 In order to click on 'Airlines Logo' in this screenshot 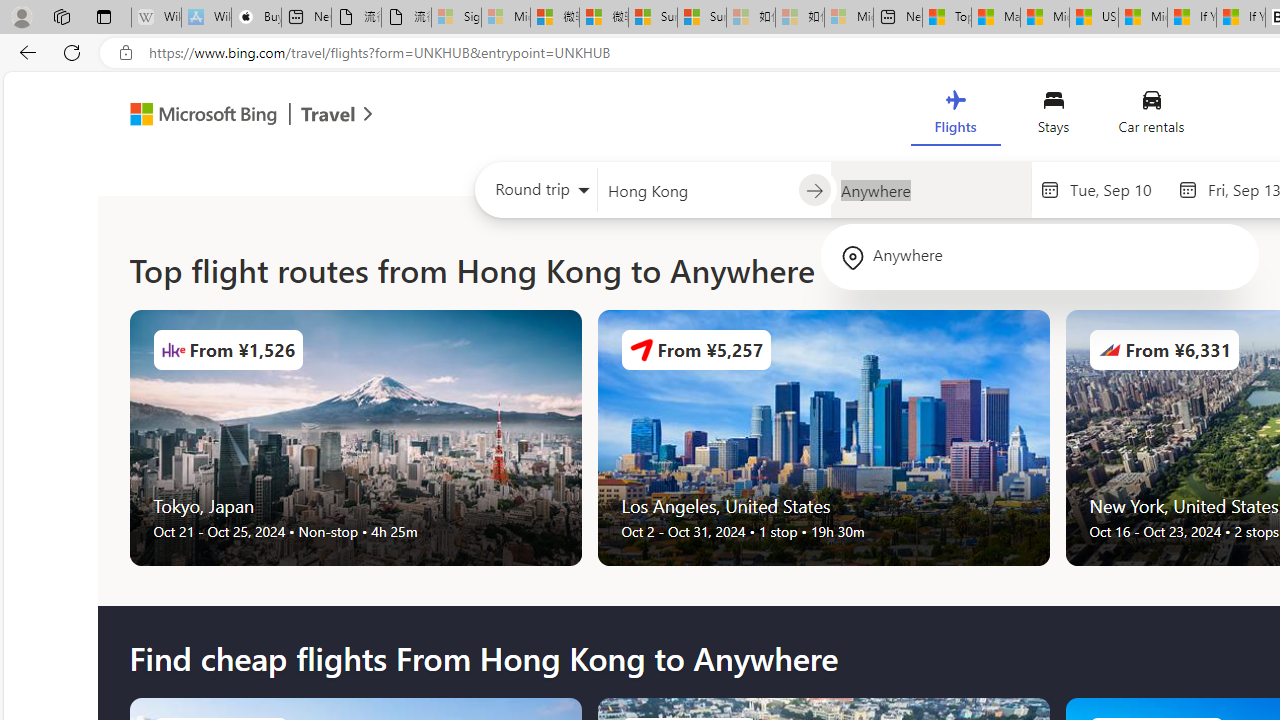, I will do `click(1108, 348)`.